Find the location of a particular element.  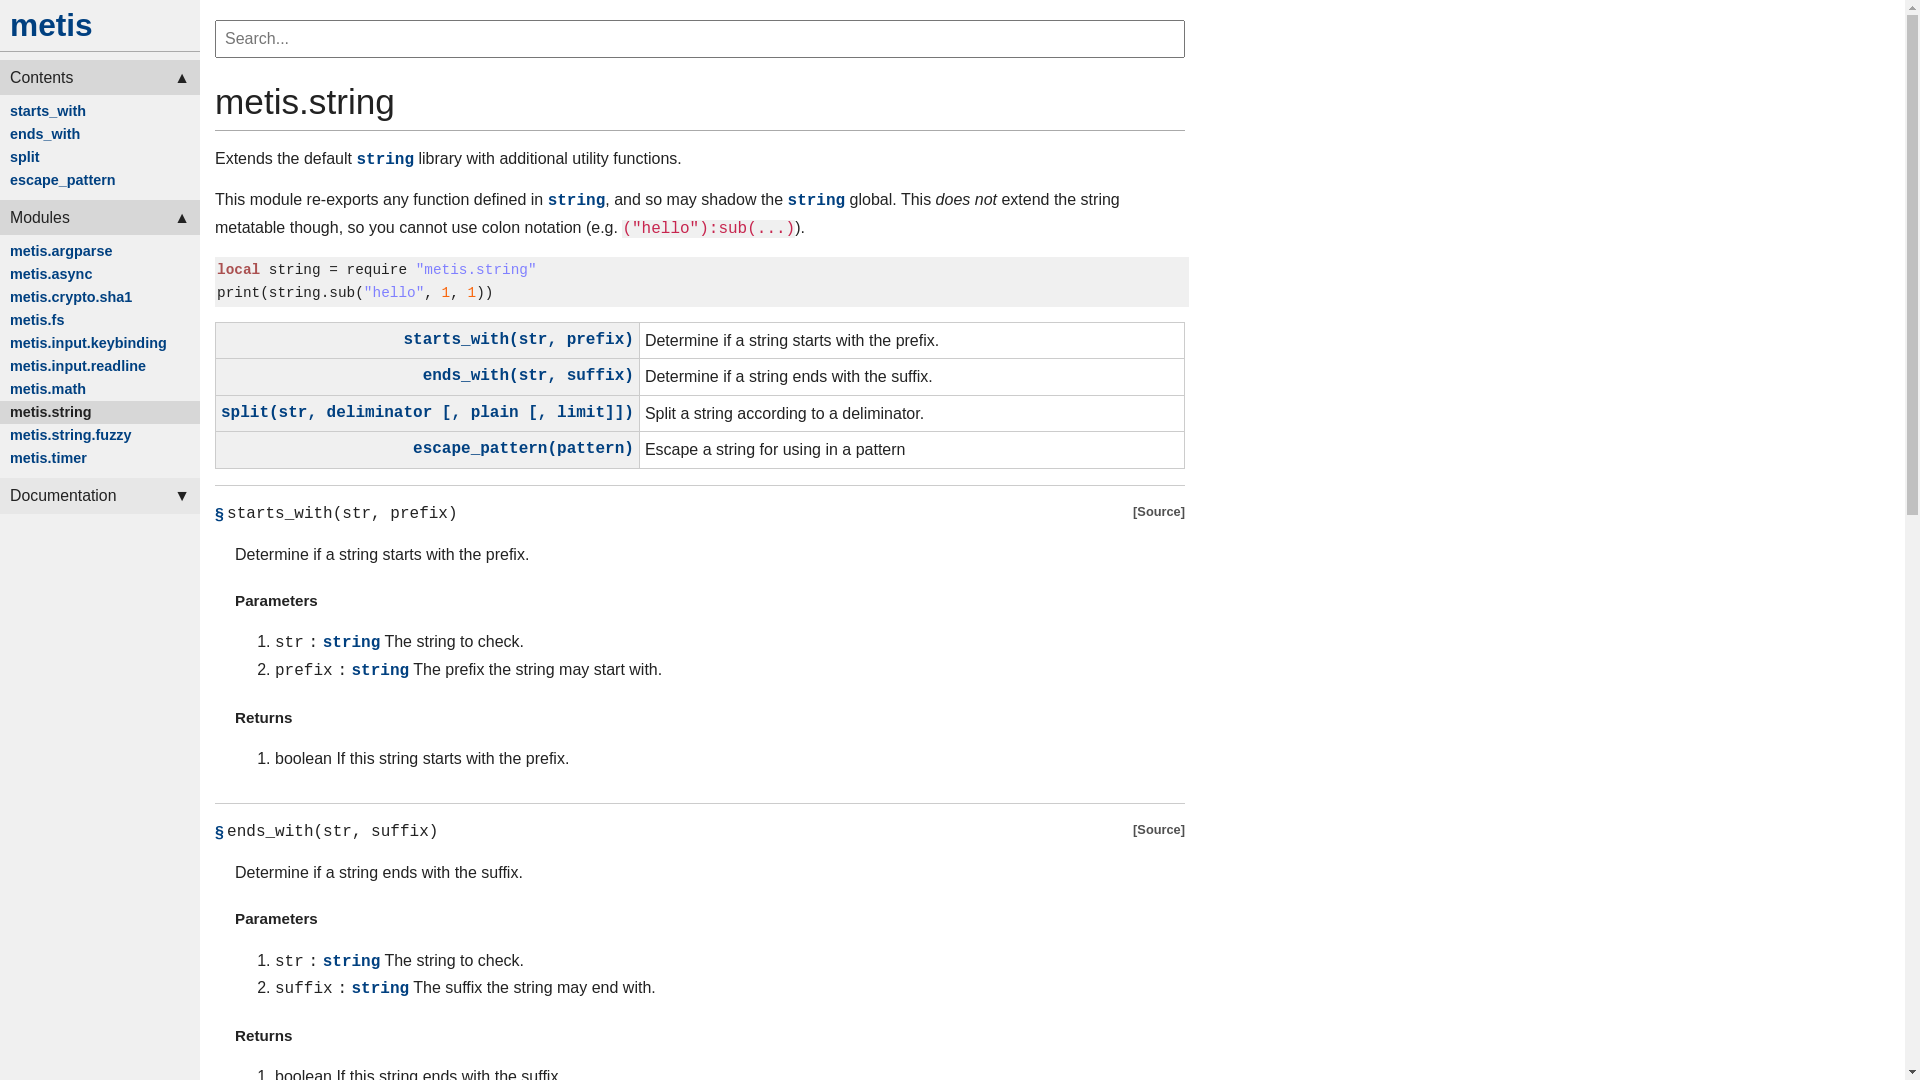

'starts_with' is located at coordinates (99, 111).